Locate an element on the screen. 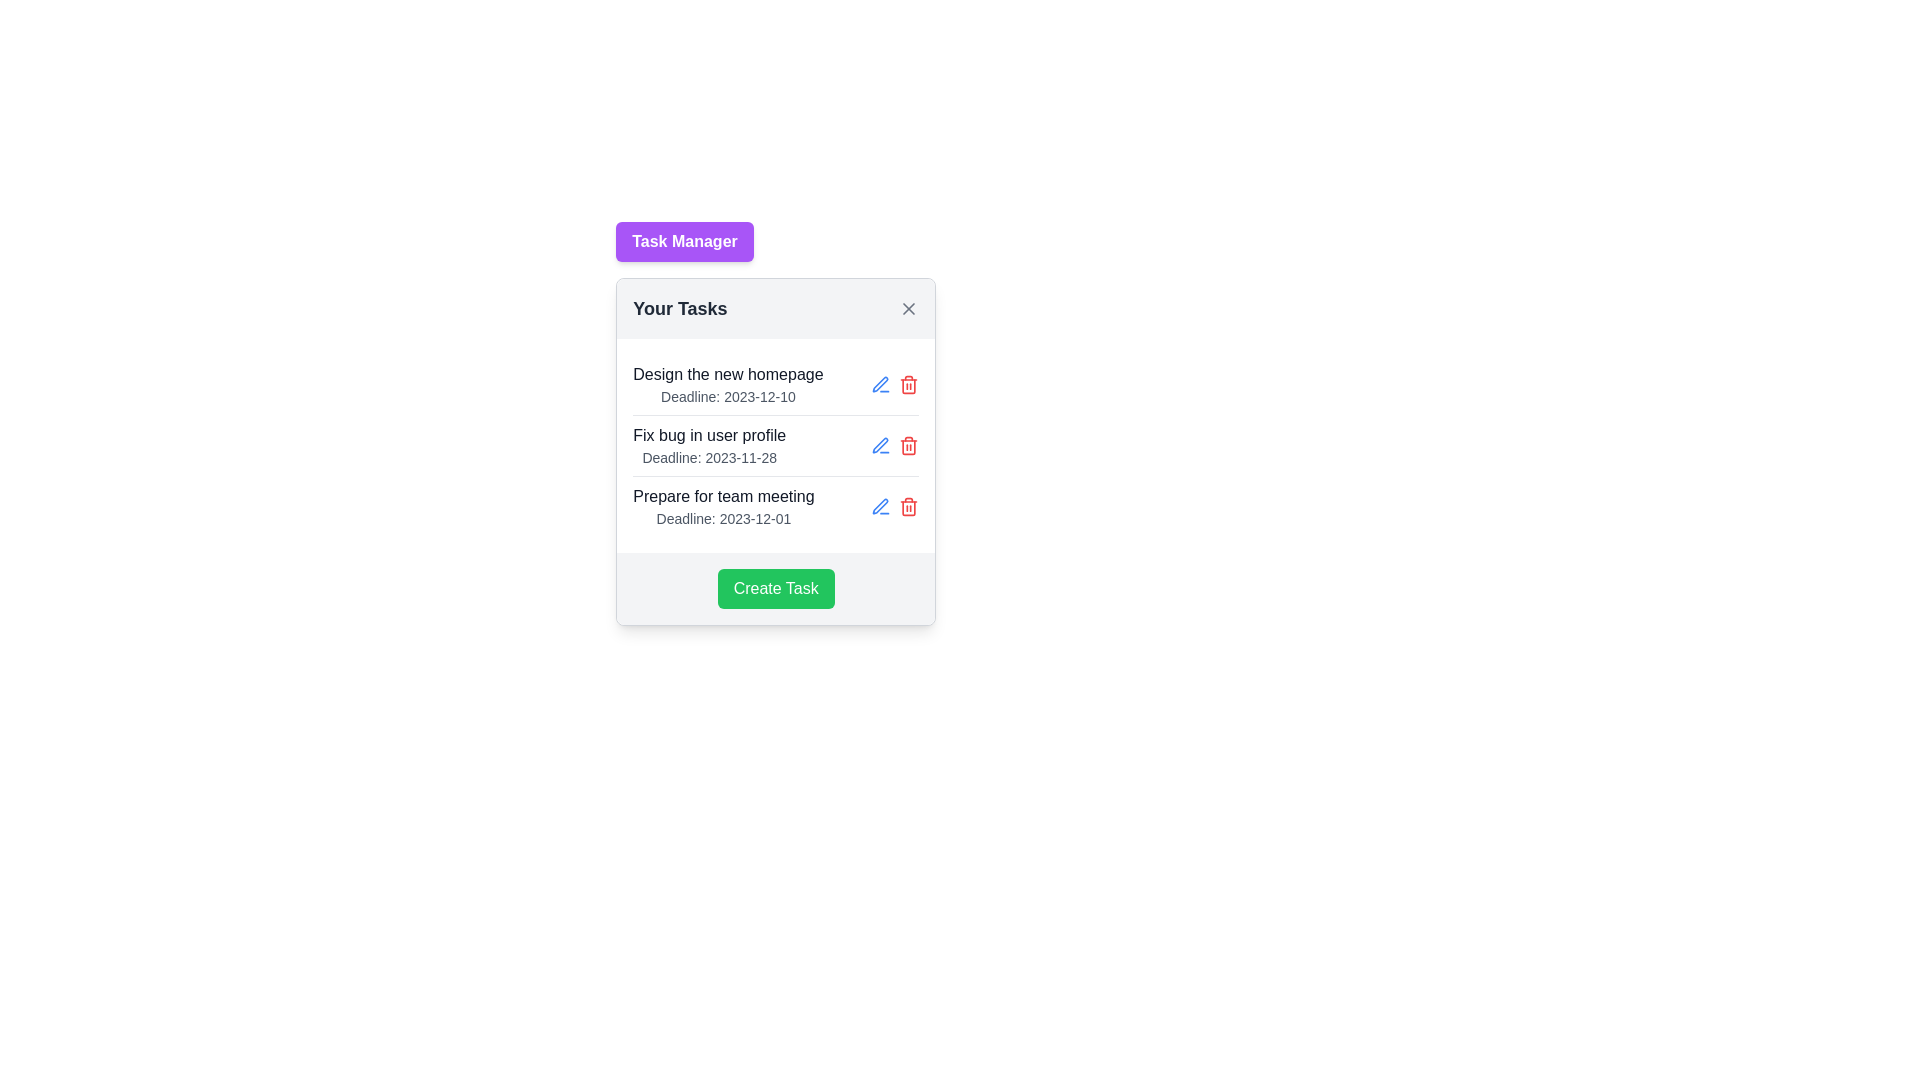 This screenshot has height=1080, width=1920. the red trash can icon in the Action group located to the right of the text 'Prepare for team meeting' is located at coordinates (894, 505).